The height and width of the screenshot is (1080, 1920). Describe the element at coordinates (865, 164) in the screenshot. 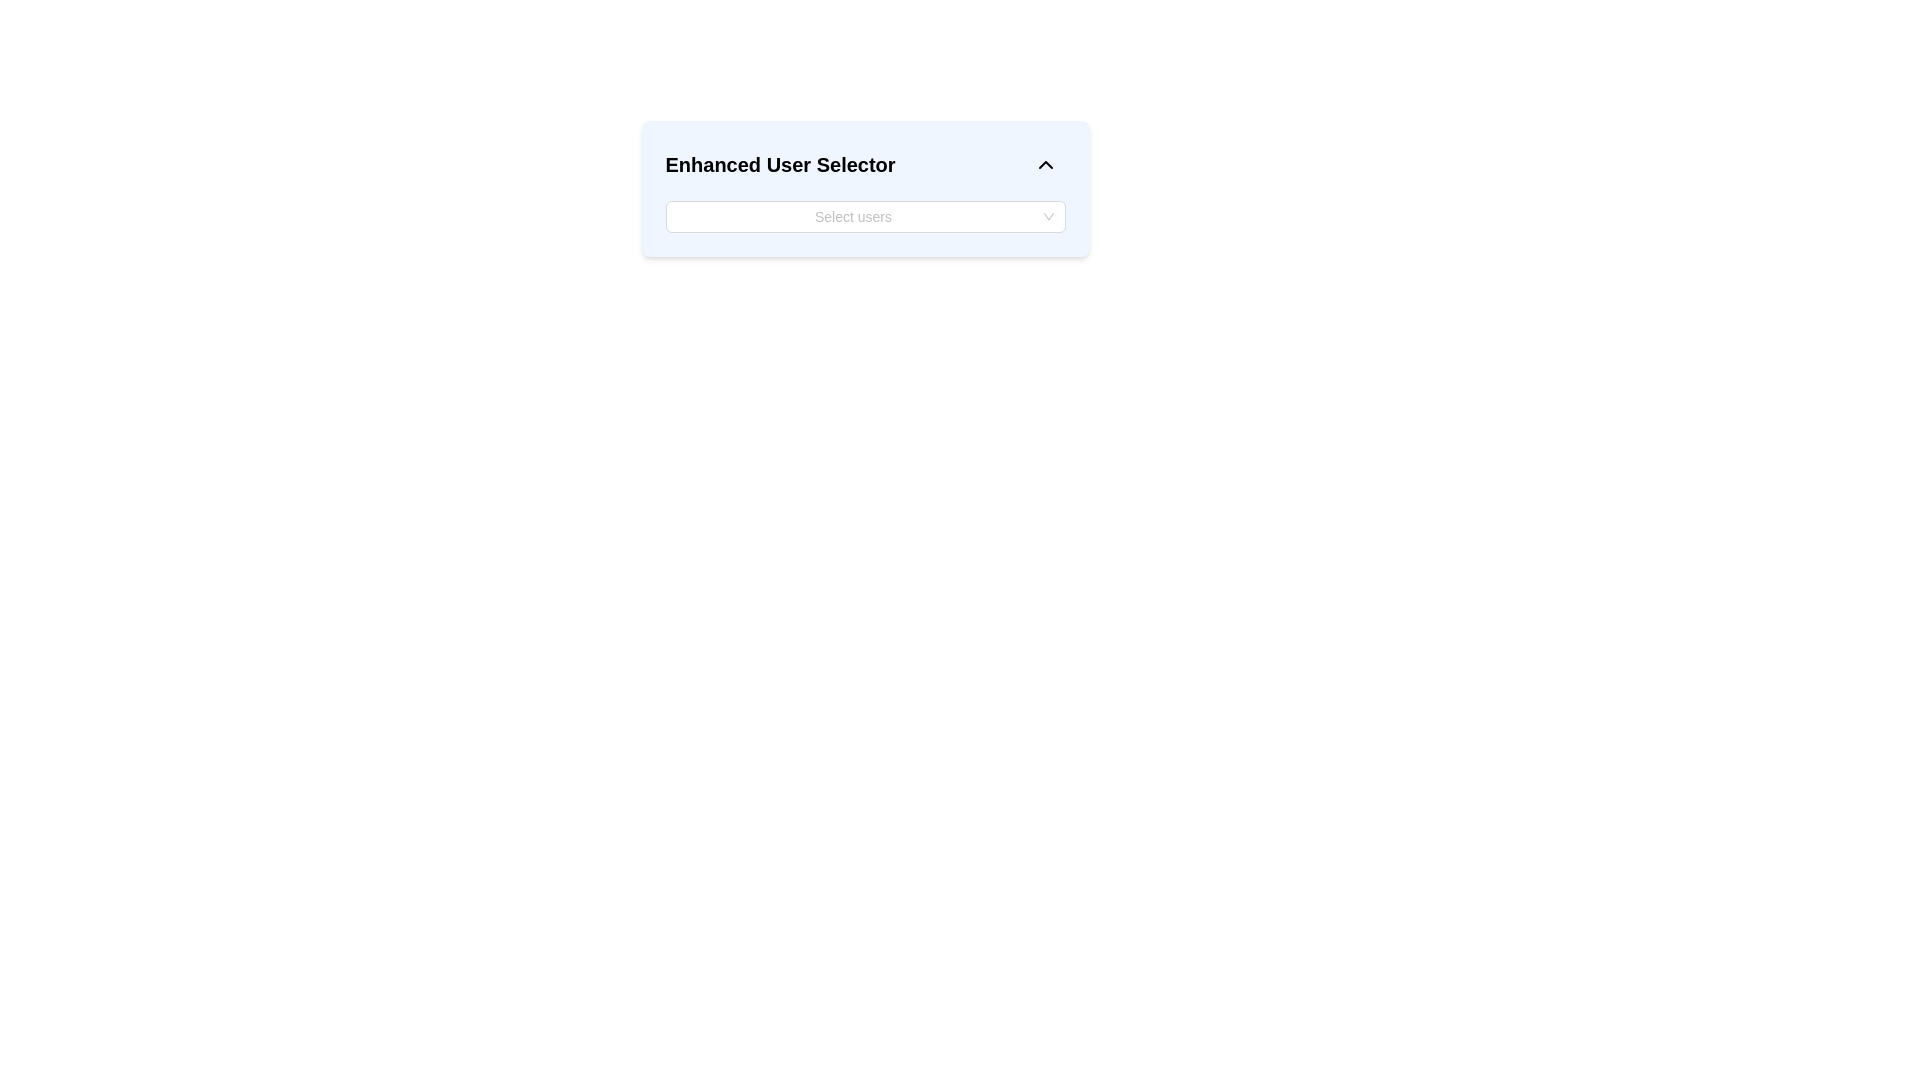

I see `the Header bar with text and icon` at that location.